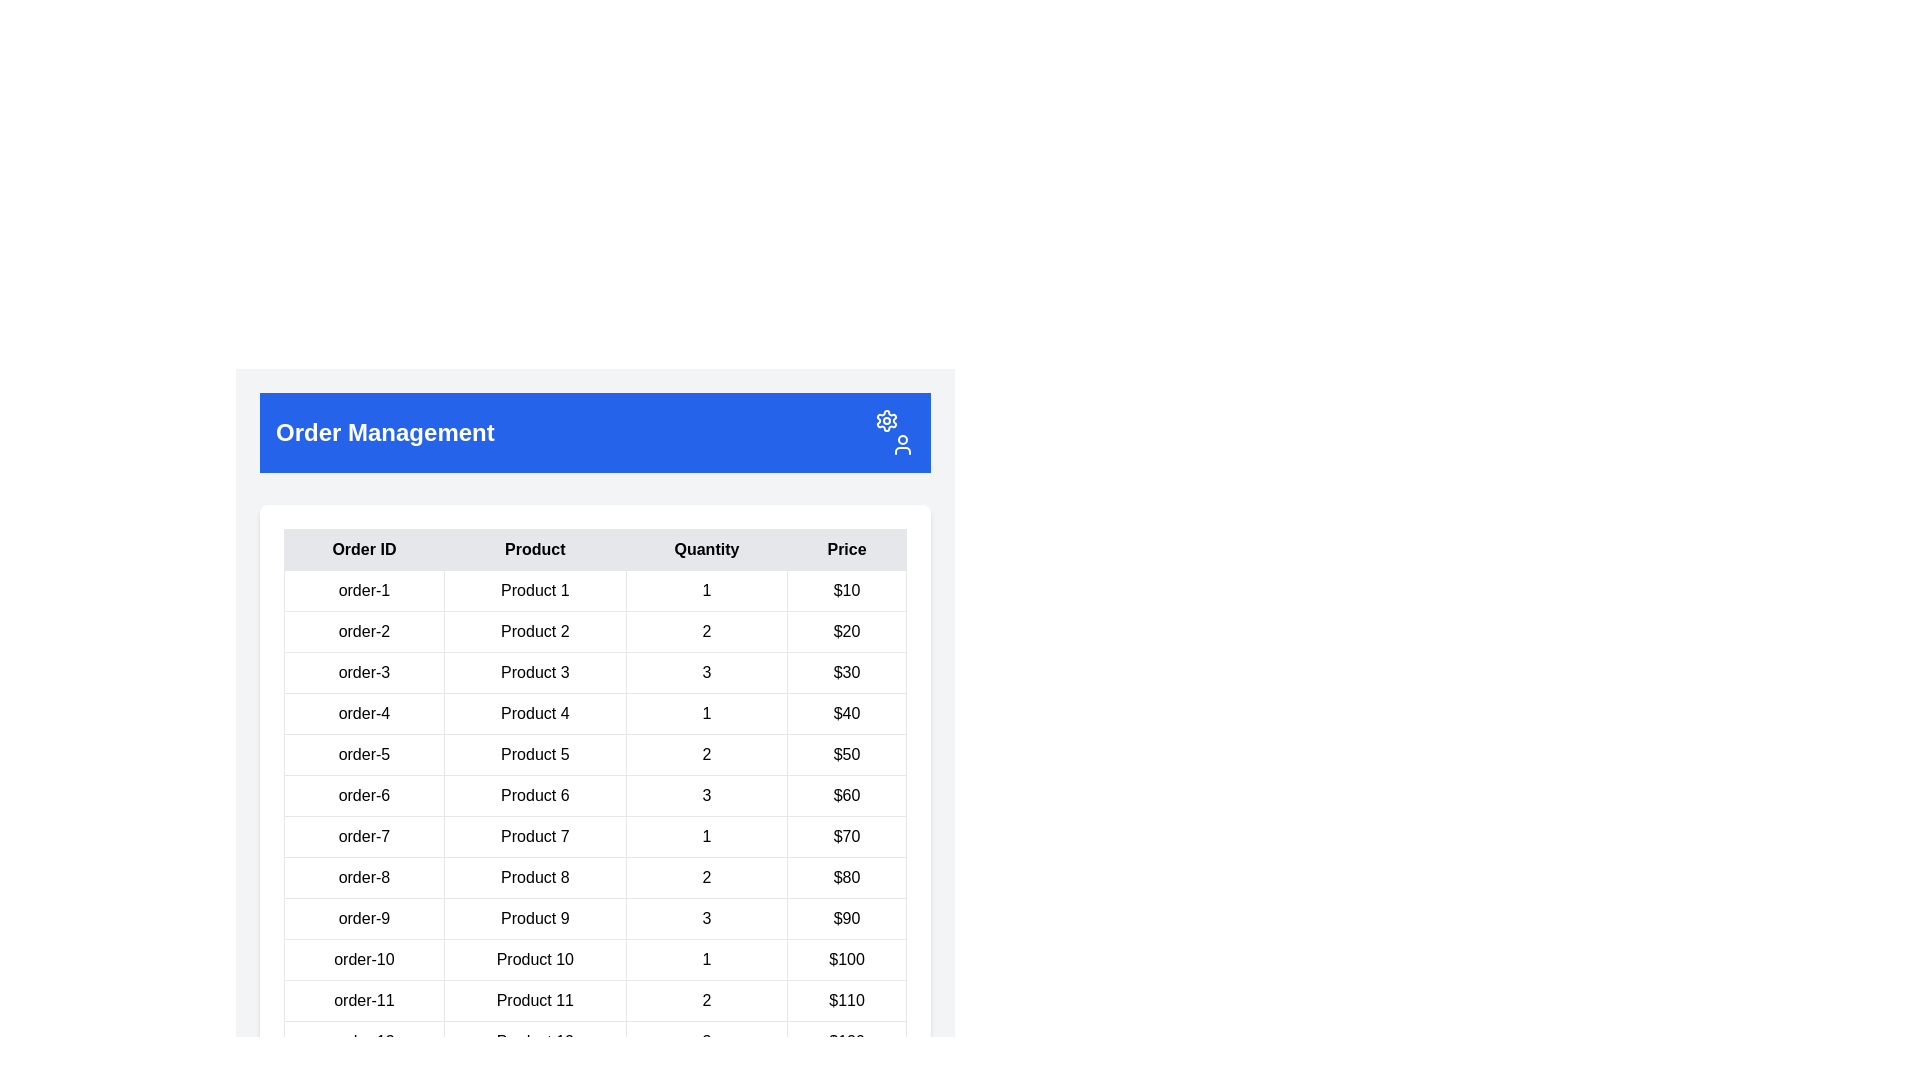 The height and width of the screenshot is (1080, 1920). I want to click on the table header cell displaying 'Product', which is the second column header in a table with a light gray background and borders, positioned between 'Order ID' and 'Quantity', so click(535, 550).